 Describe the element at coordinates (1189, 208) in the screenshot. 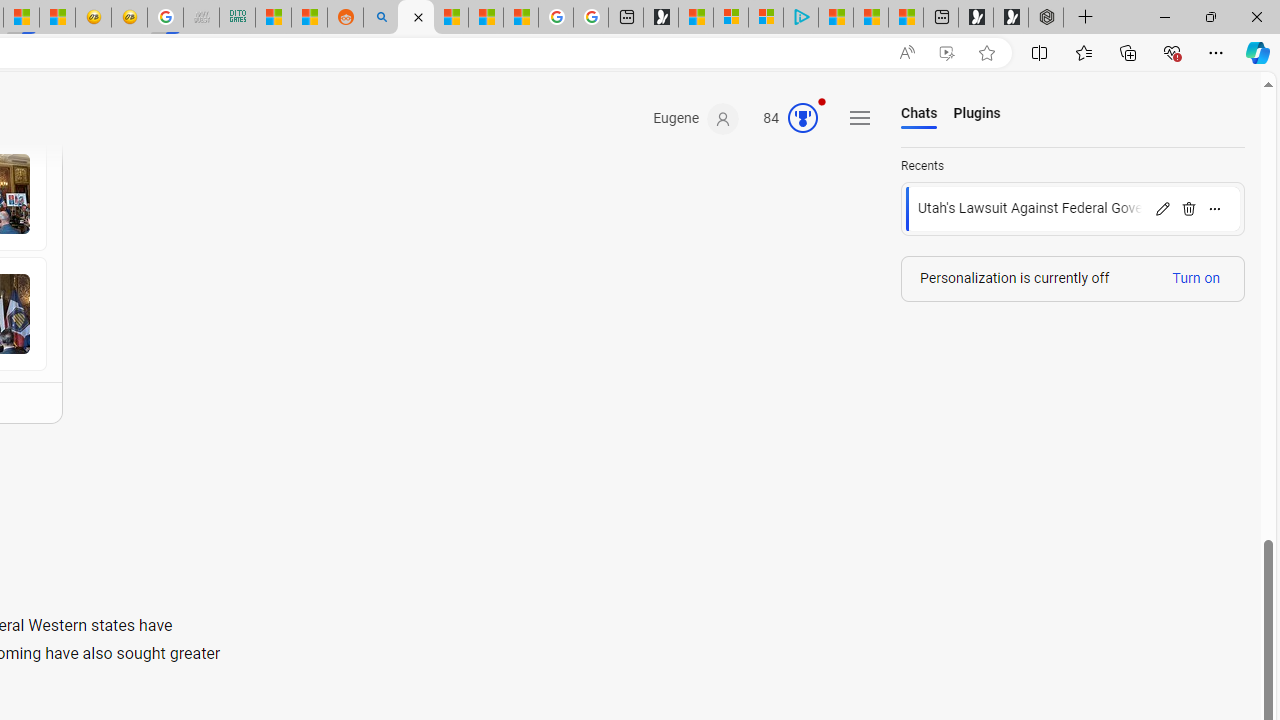

I see `'Delete'` at that location.